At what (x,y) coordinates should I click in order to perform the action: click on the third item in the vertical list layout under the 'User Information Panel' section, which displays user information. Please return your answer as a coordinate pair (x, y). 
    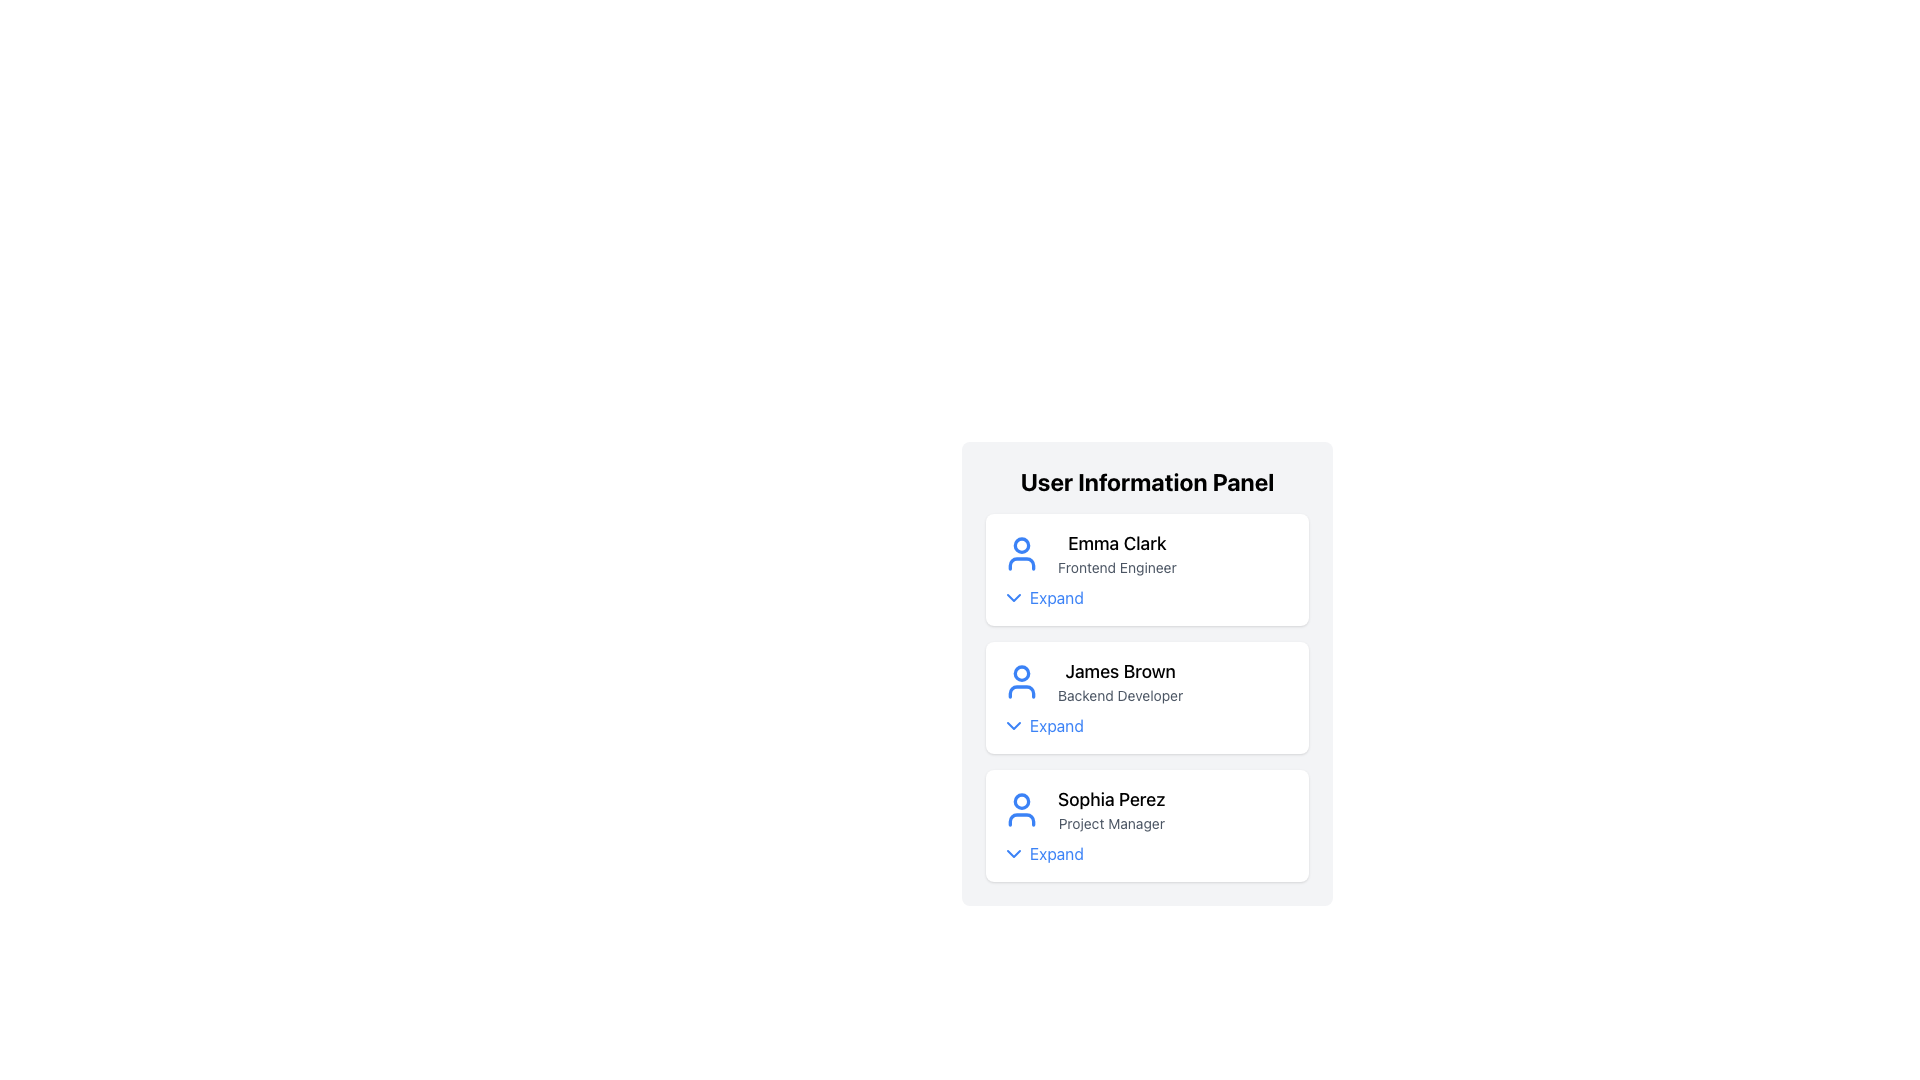
    Looking at the image, I should click on (1147, 810).